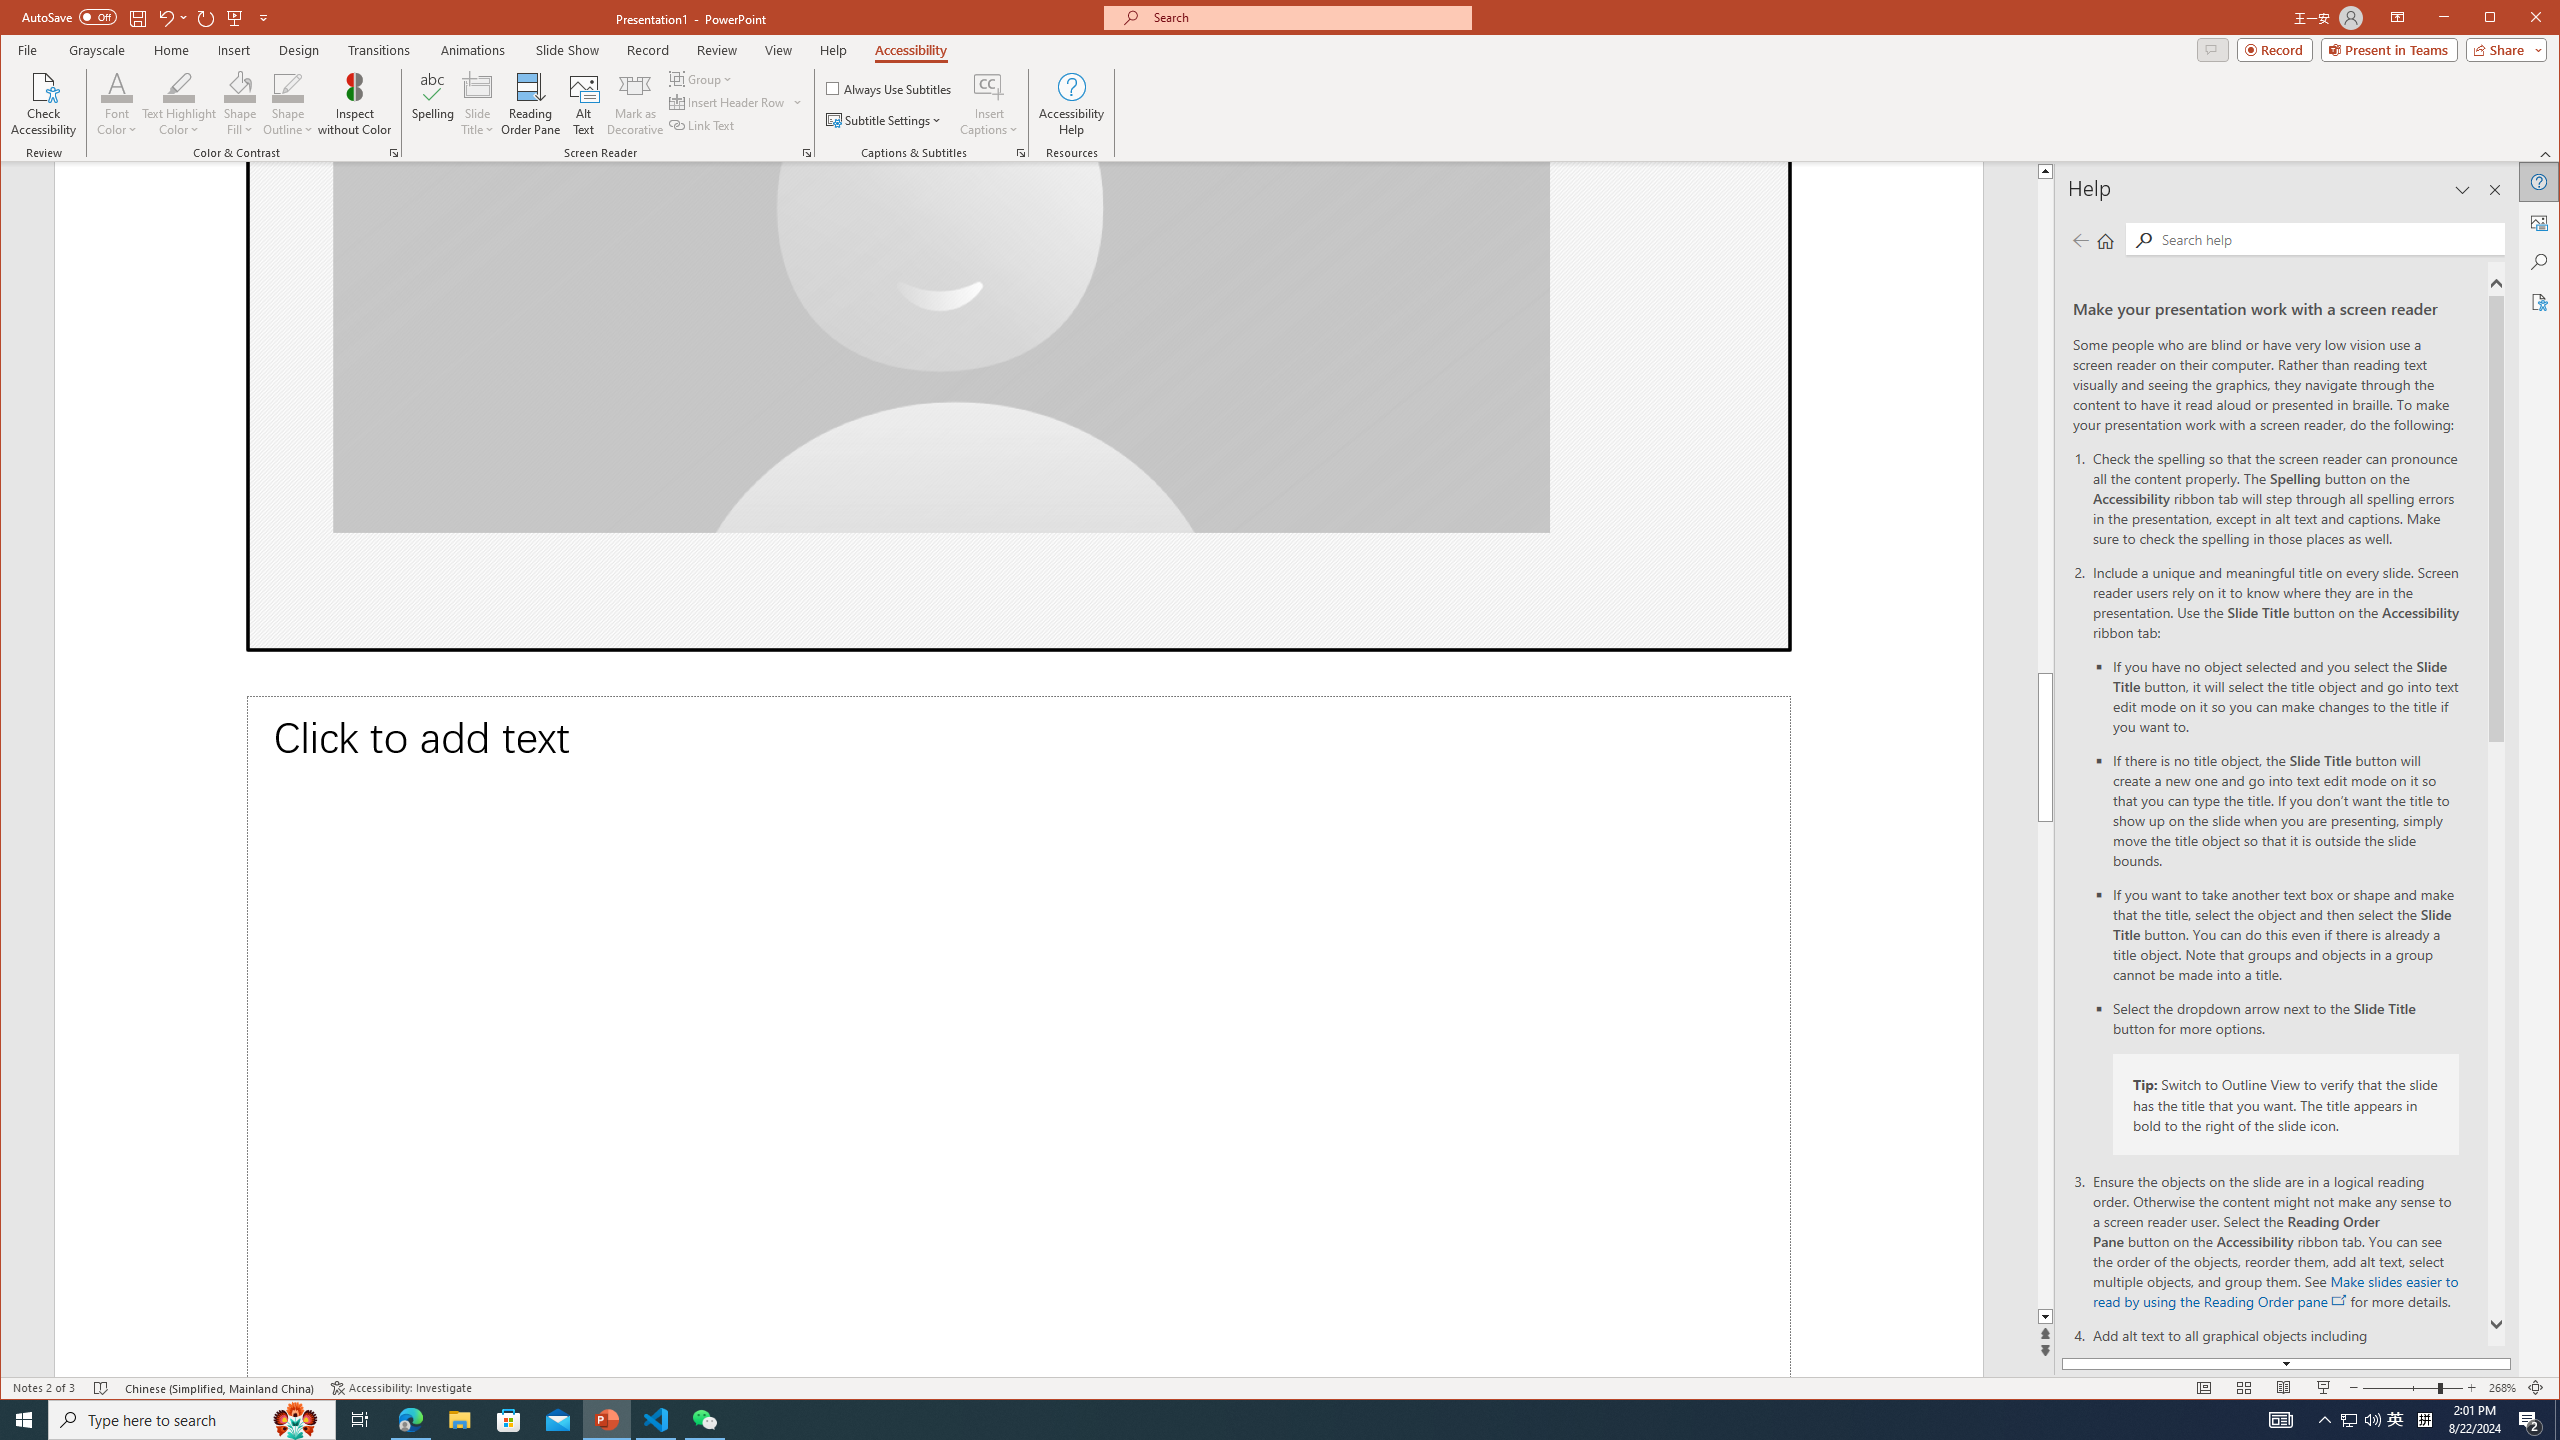 The image size is (2560, 1440). What do you see at coordinates (633, 103) in the screenshot?
I see `'Mark as Decorative'` at bounding box center [633, 103].